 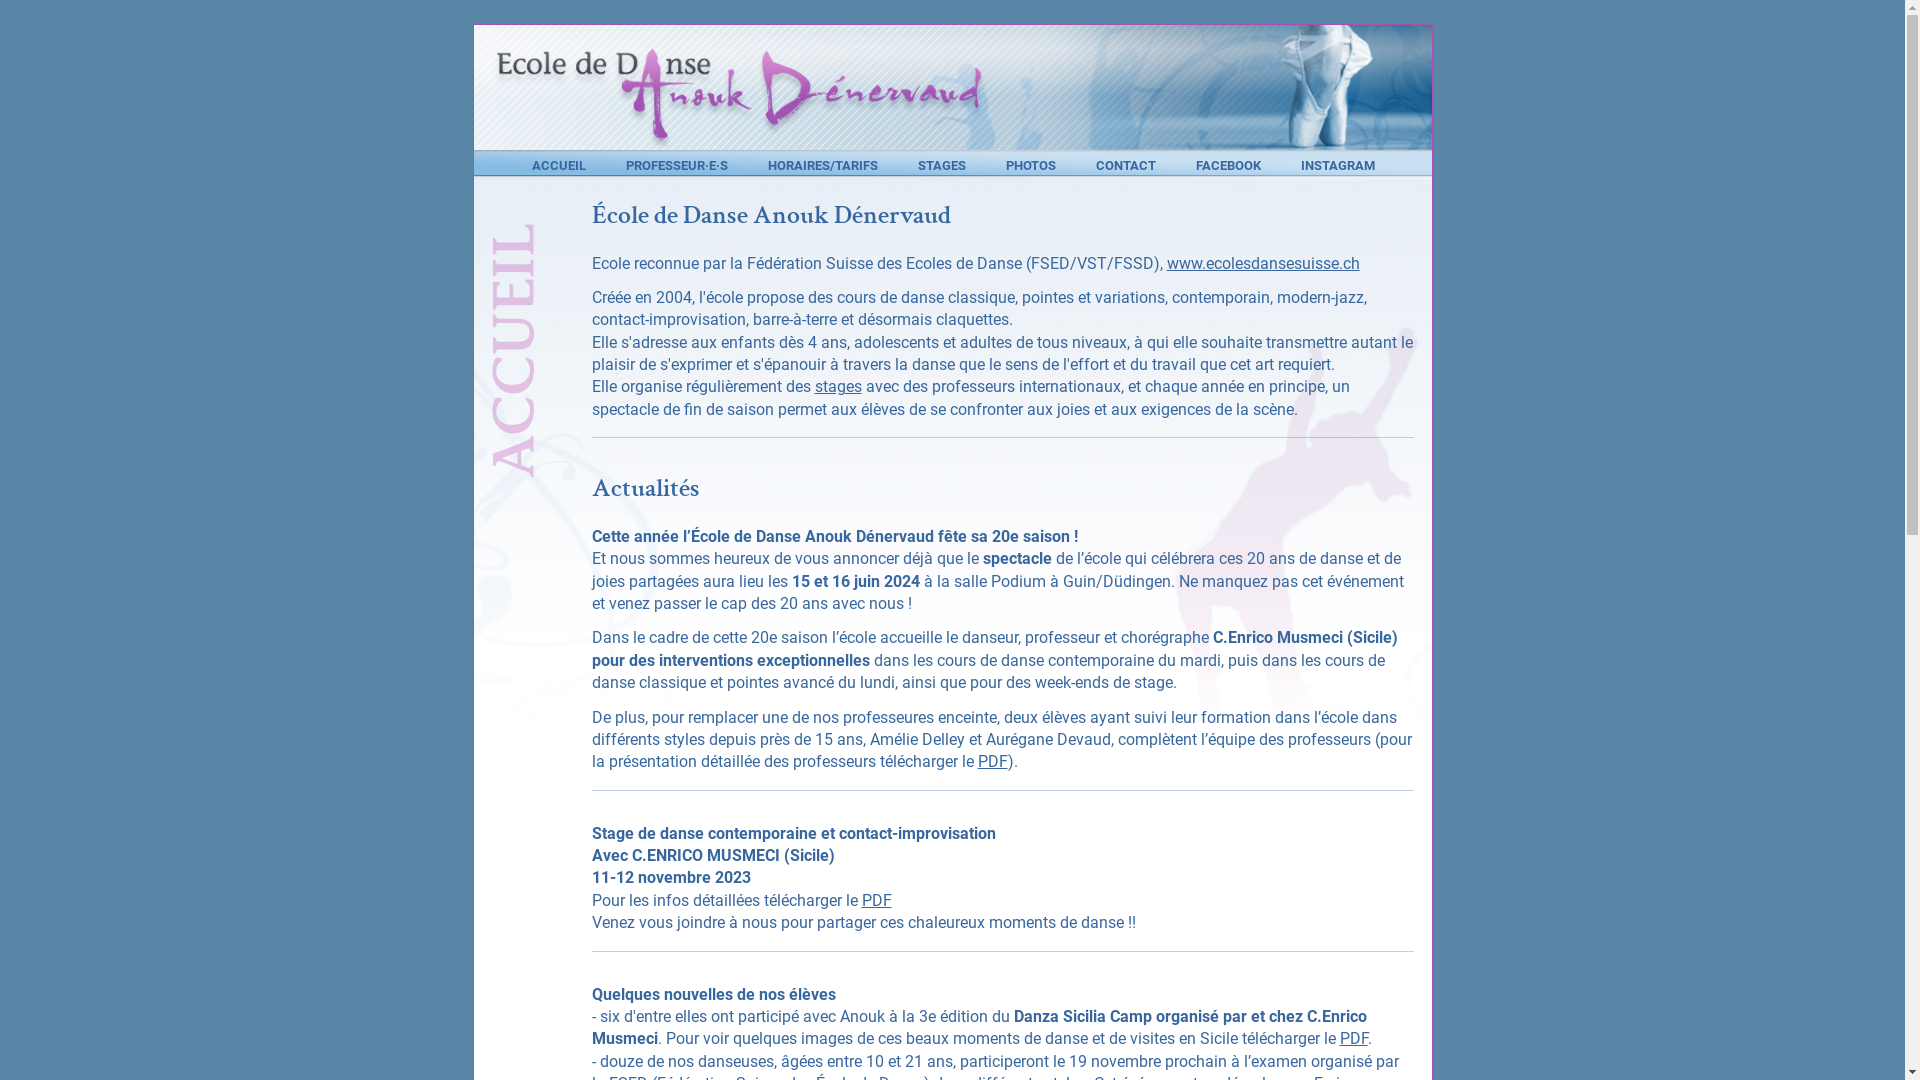 What do you see at coordinates (1227, 164) in the screenshot?
I see `'FACEBOOK'` at bounding box center [1227, 164].